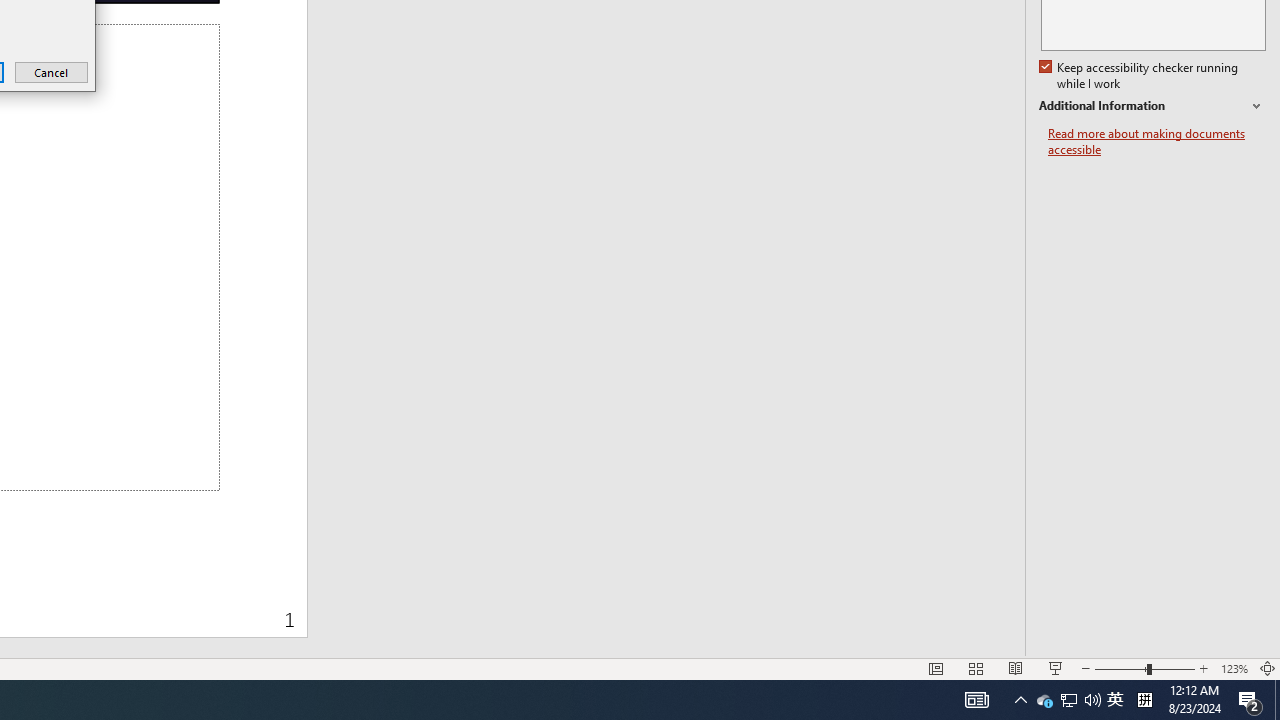 This screenshot has height=720, width=1280. I want to click on 'Cancel', so click(51, 71).